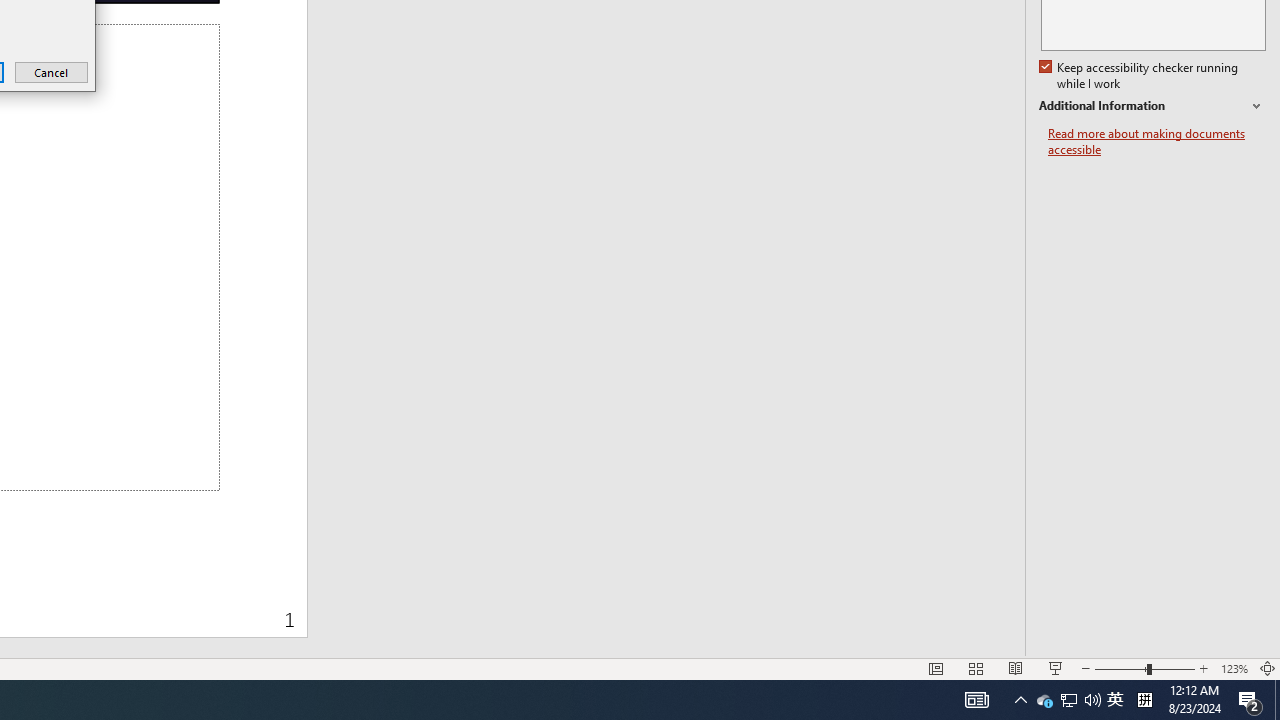 This screenshot has height=720, width=1280. I want to click on 'Cancel', so click(51, 71).